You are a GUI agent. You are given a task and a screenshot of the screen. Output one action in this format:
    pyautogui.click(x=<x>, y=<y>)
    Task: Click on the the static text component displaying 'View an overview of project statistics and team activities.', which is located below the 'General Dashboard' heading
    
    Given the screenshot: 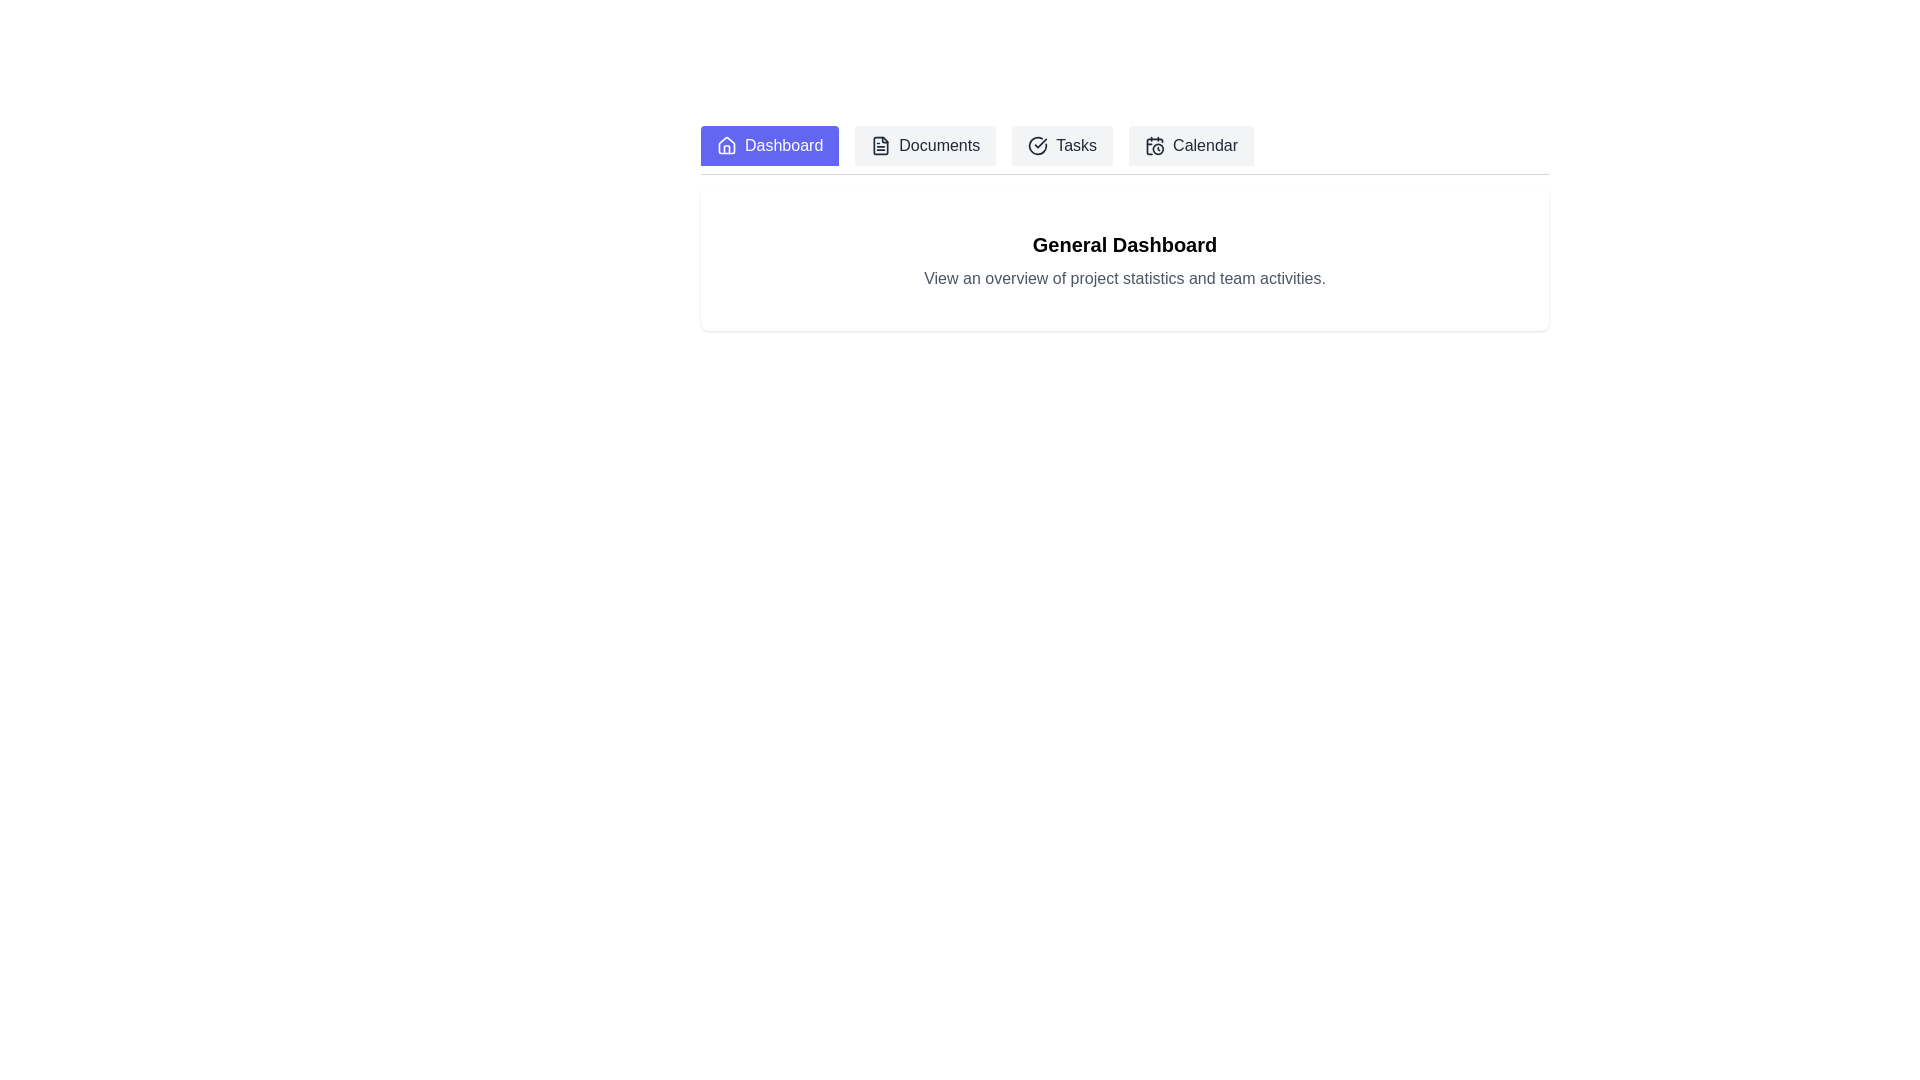 What is the action you would take?
    pyautogui.click(x=1124, y=278)
    